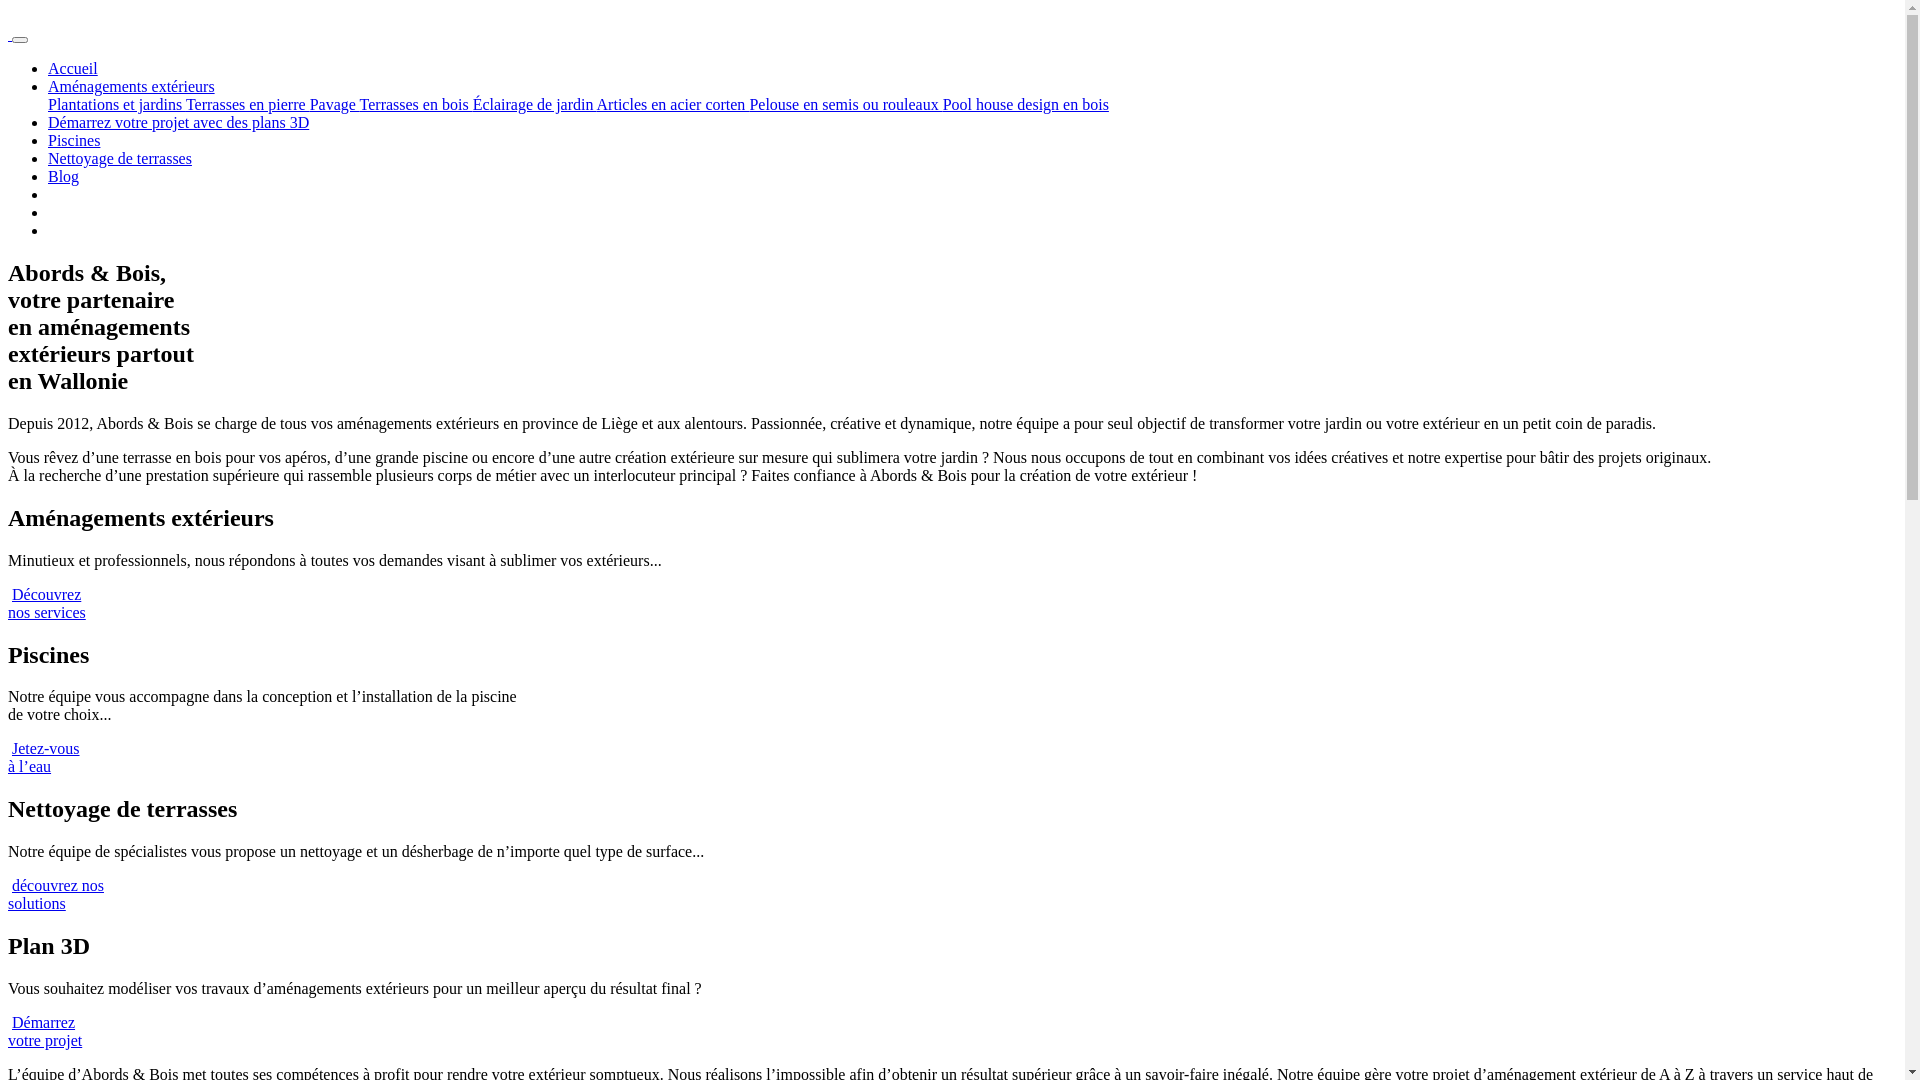  What do you see at coordinates (63, 175) in the screenshot?
I see `'Blog'` at bounding box center [63, 175].